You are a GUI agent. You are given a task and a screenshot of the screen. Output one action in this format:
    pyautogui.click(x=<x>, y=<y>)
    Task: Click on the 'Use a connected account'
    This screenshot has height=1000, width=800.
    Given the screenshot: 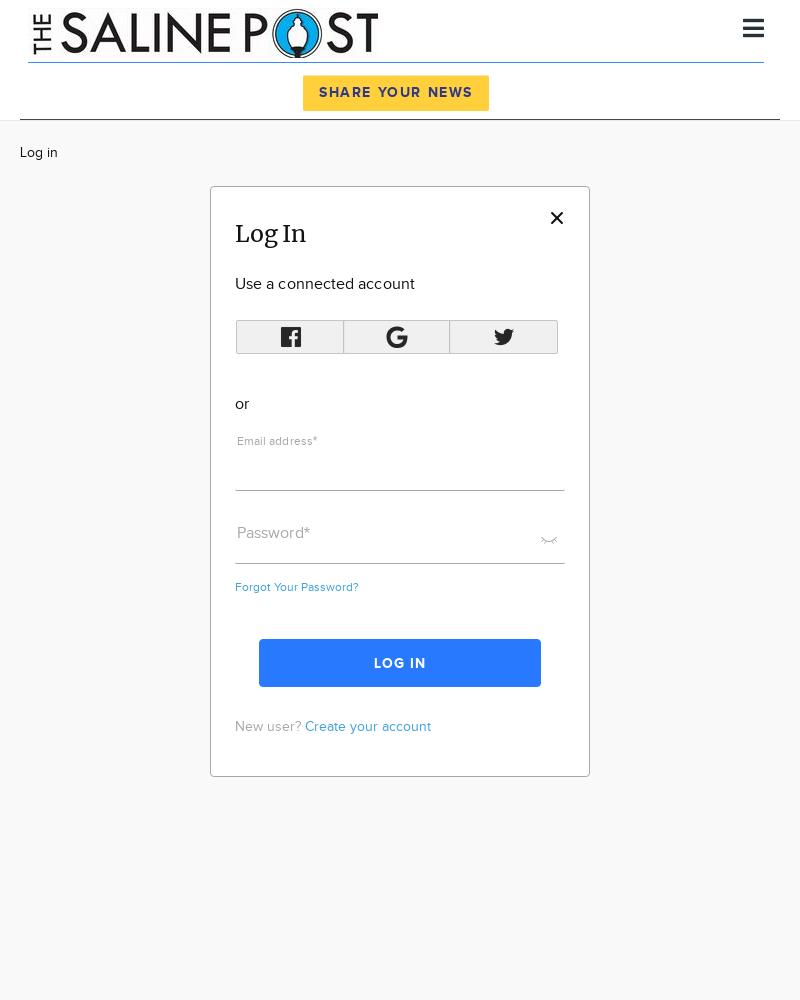 What is the action you would take?
    pyautogui.click(x=323, y=284)
    